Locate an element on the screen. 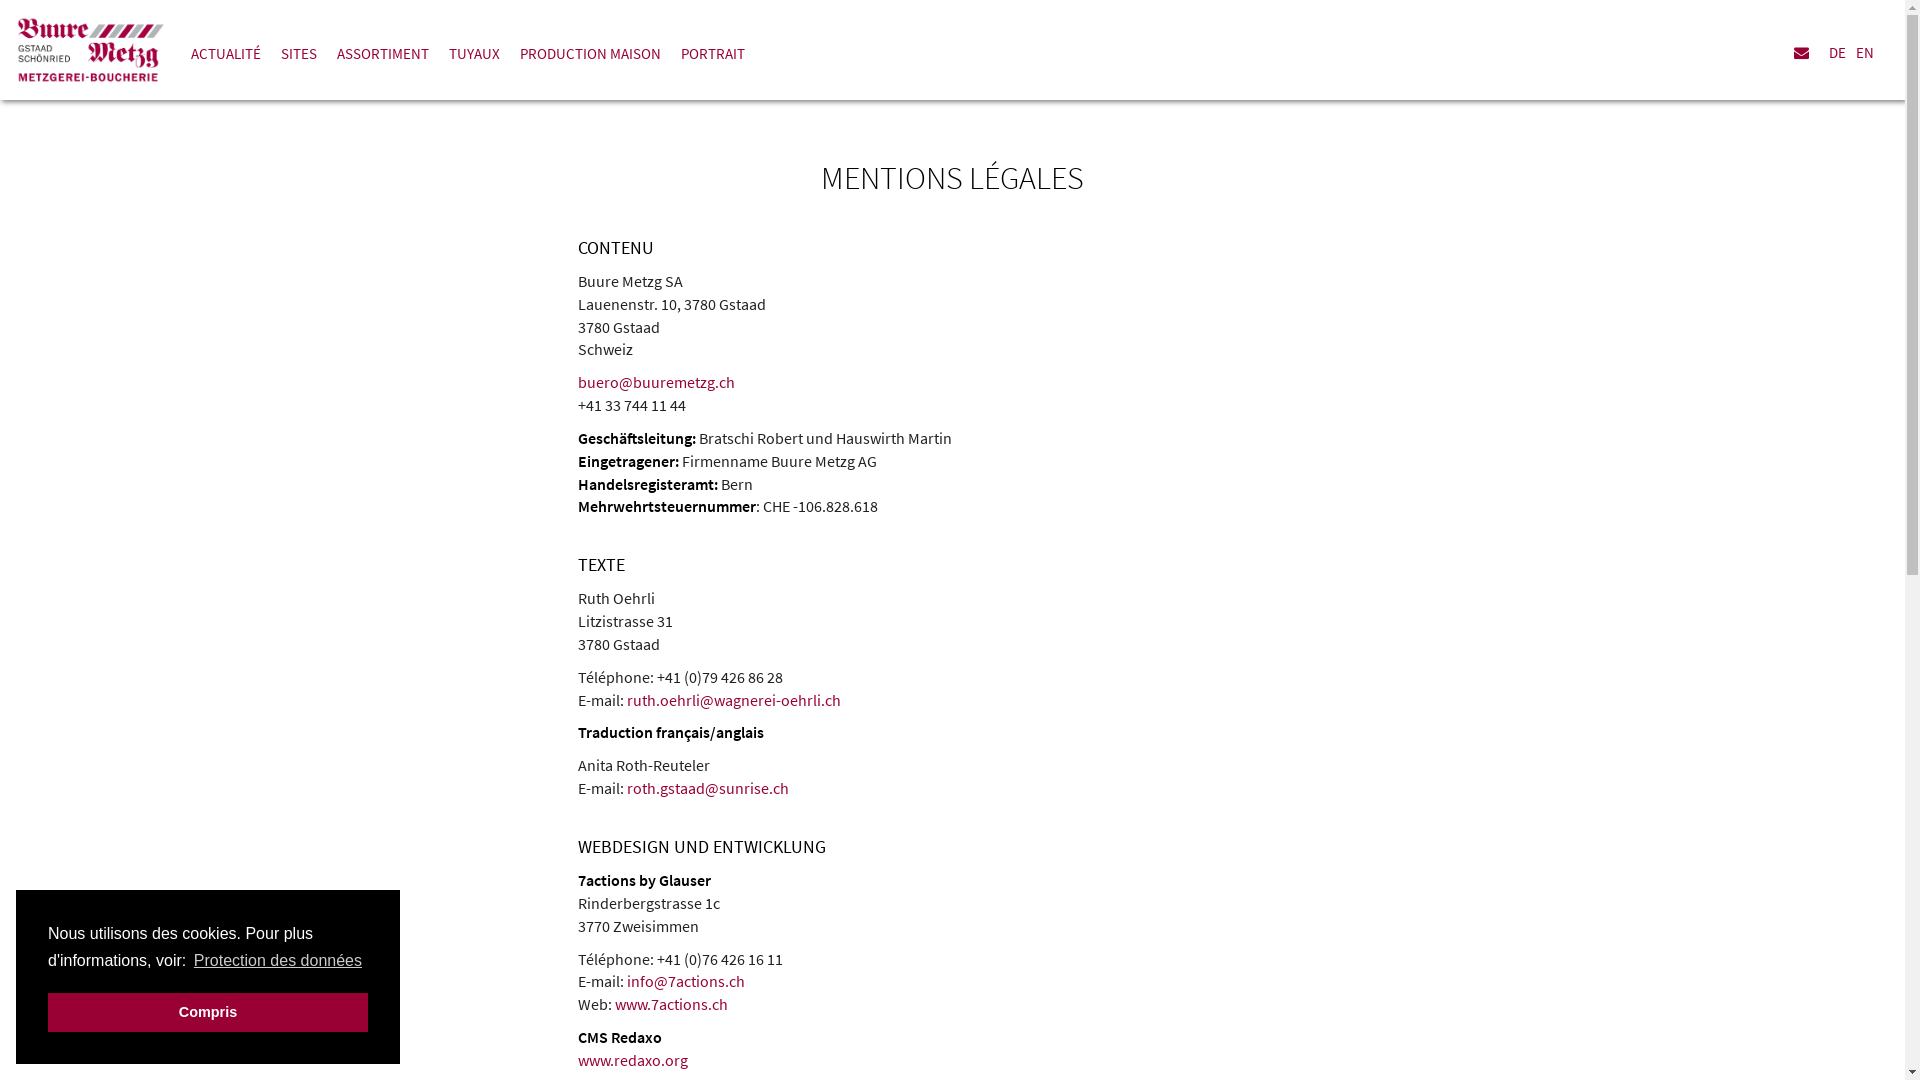  'ruth.oehrli@wagnerei-oehrli.ch' is located at coordinates (732, 698).